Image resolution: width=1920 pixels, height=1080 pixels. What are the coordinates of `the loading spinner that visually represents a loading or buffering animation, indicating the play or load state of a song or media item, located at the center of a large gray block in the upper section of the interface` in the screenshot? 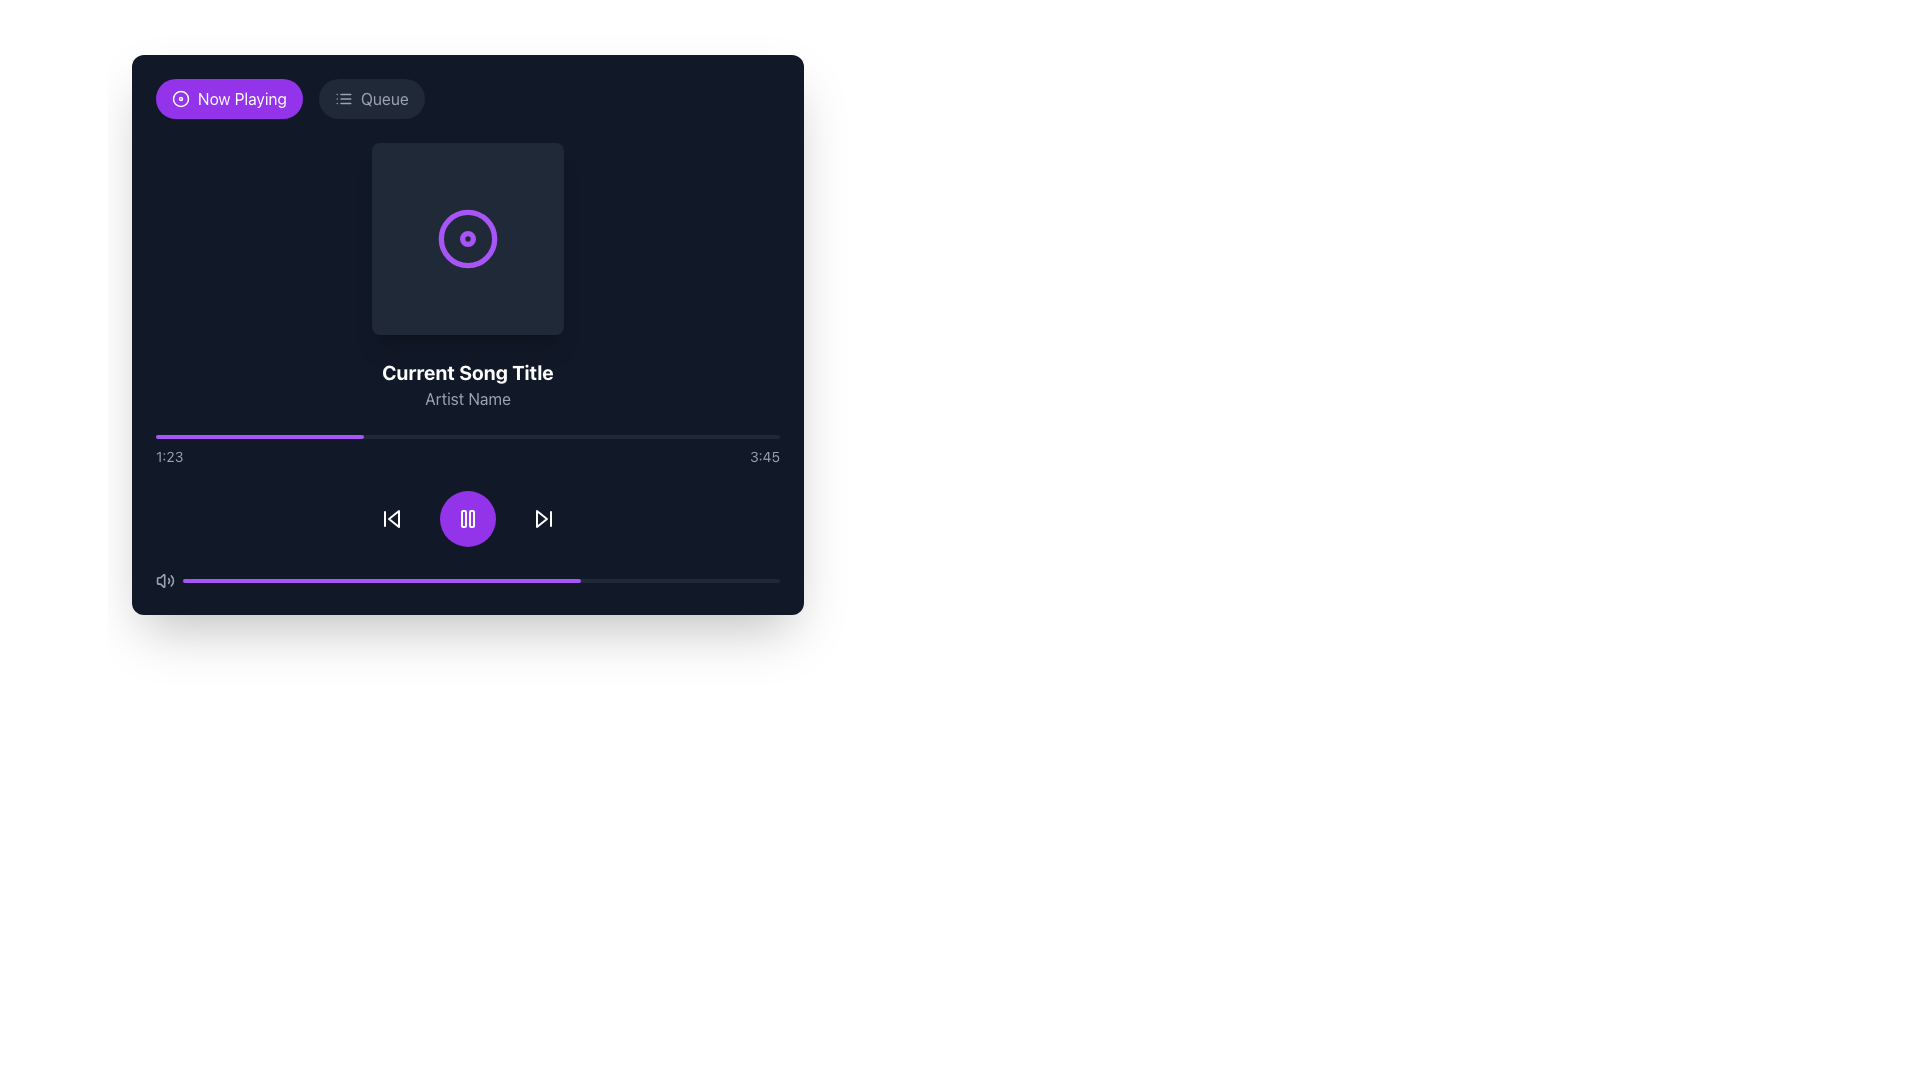 It's located at (466, 238).